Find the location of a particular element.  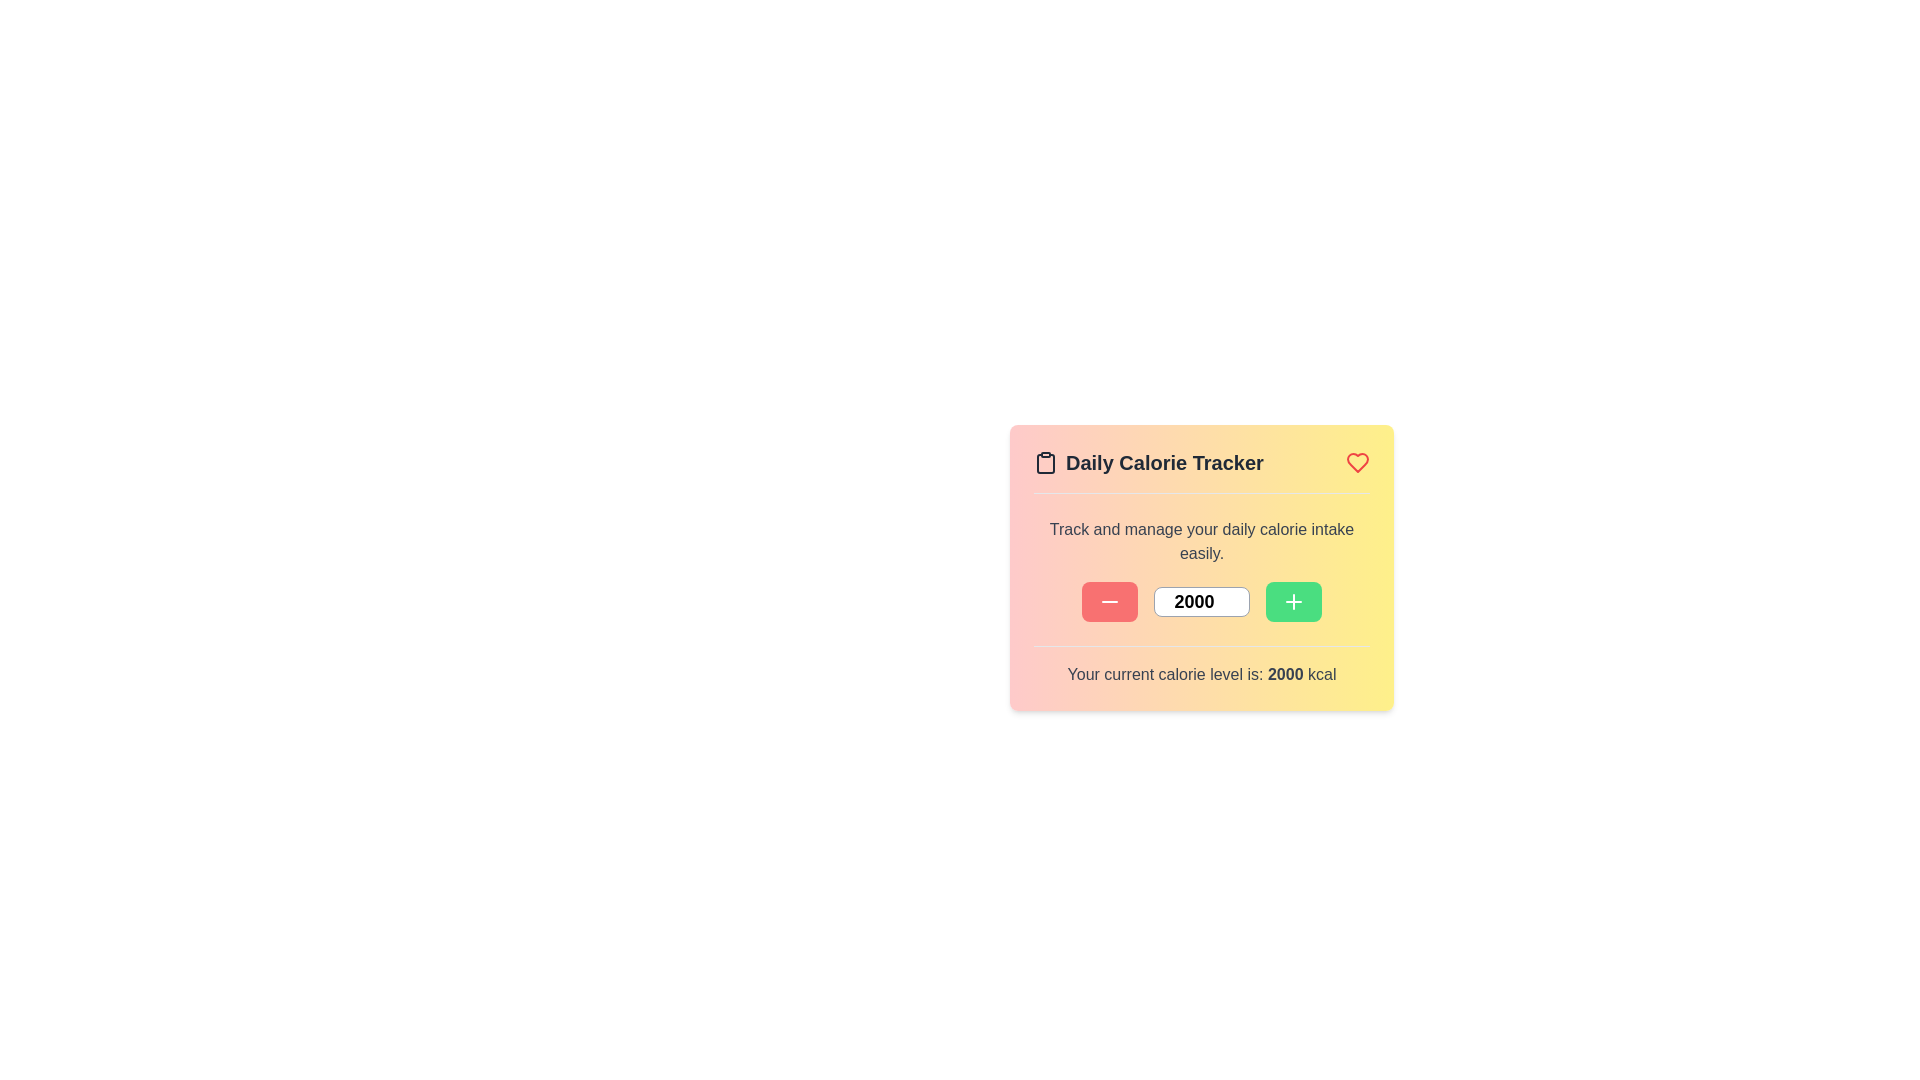

the text label displaying 'Track and manage your daily calorie intake easily.' which is positioned beneath the header 'Daily Calorie Tracker' is located at coordinates (1200, 570).